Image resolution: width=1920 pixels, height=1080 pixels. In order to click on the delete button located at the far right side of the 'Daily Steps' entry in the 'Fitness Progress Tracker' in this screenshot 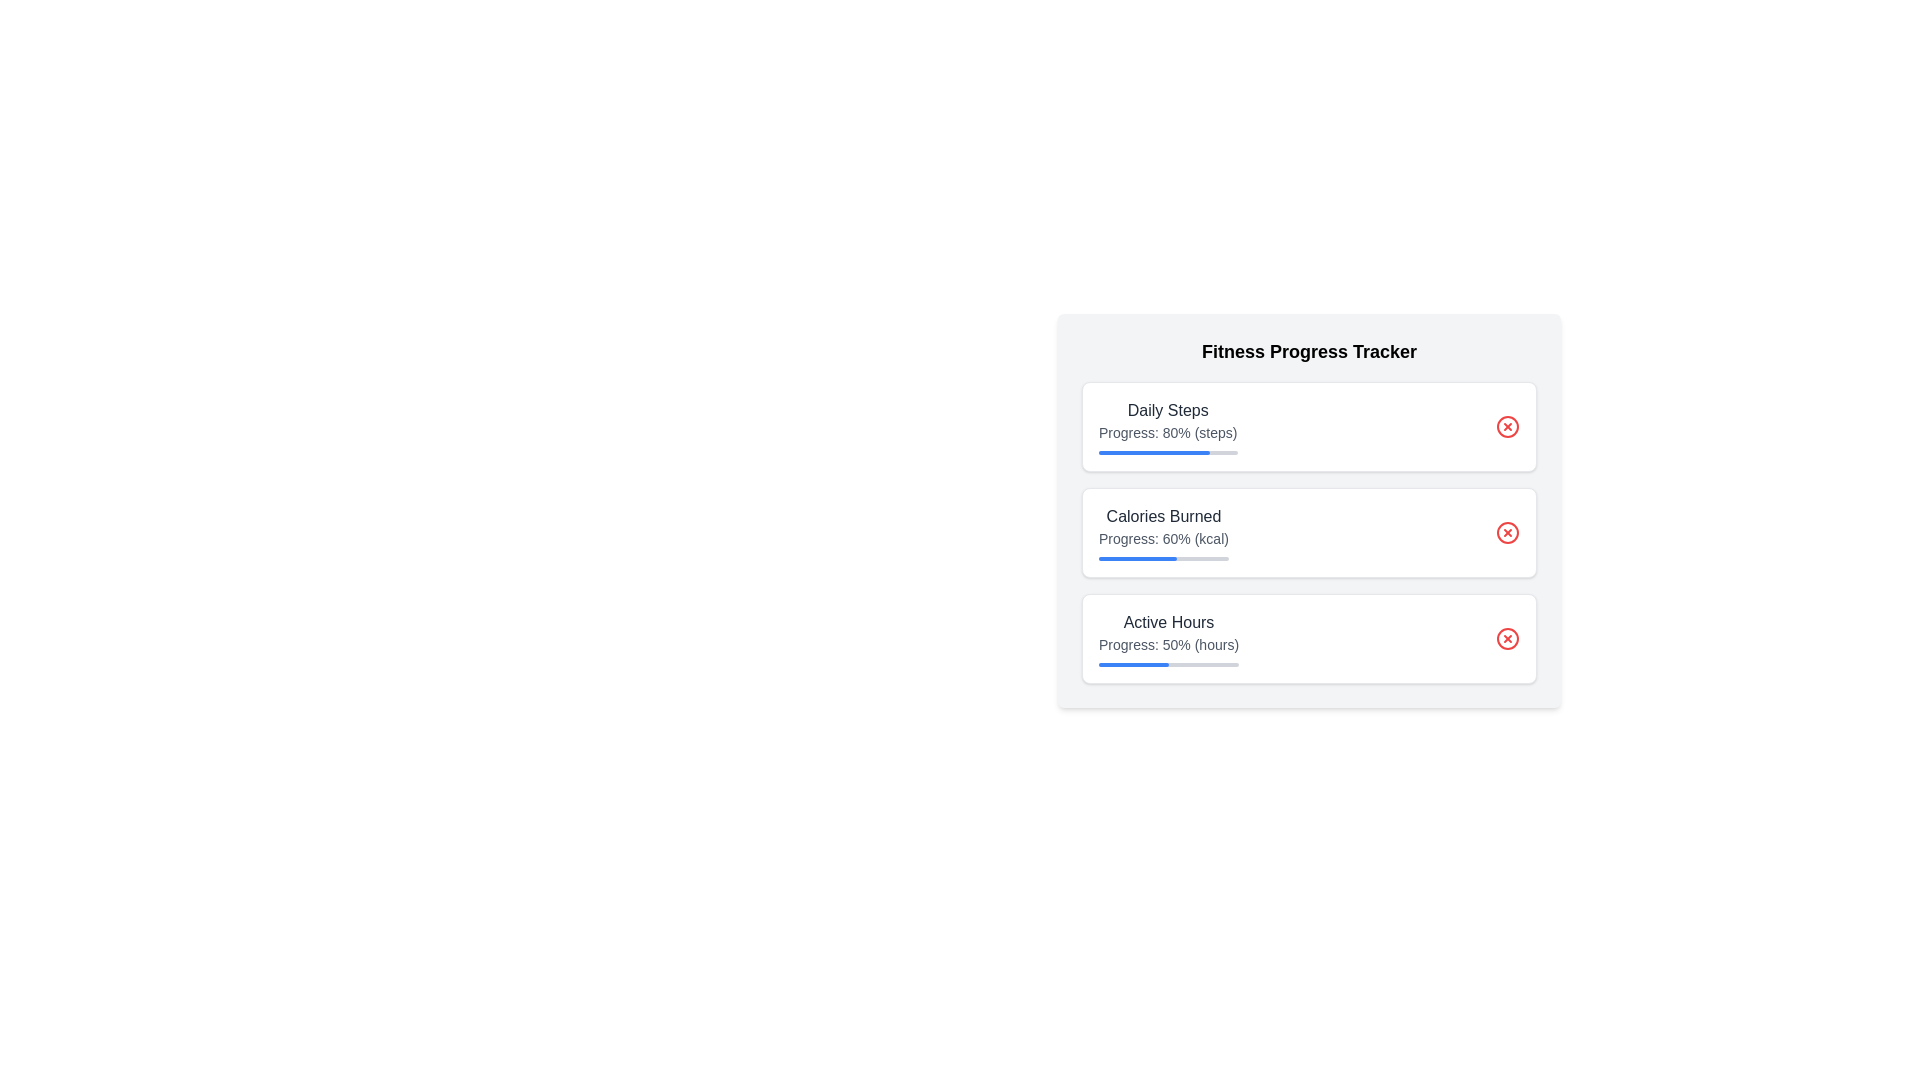, I will do `click(1507, 426)`.